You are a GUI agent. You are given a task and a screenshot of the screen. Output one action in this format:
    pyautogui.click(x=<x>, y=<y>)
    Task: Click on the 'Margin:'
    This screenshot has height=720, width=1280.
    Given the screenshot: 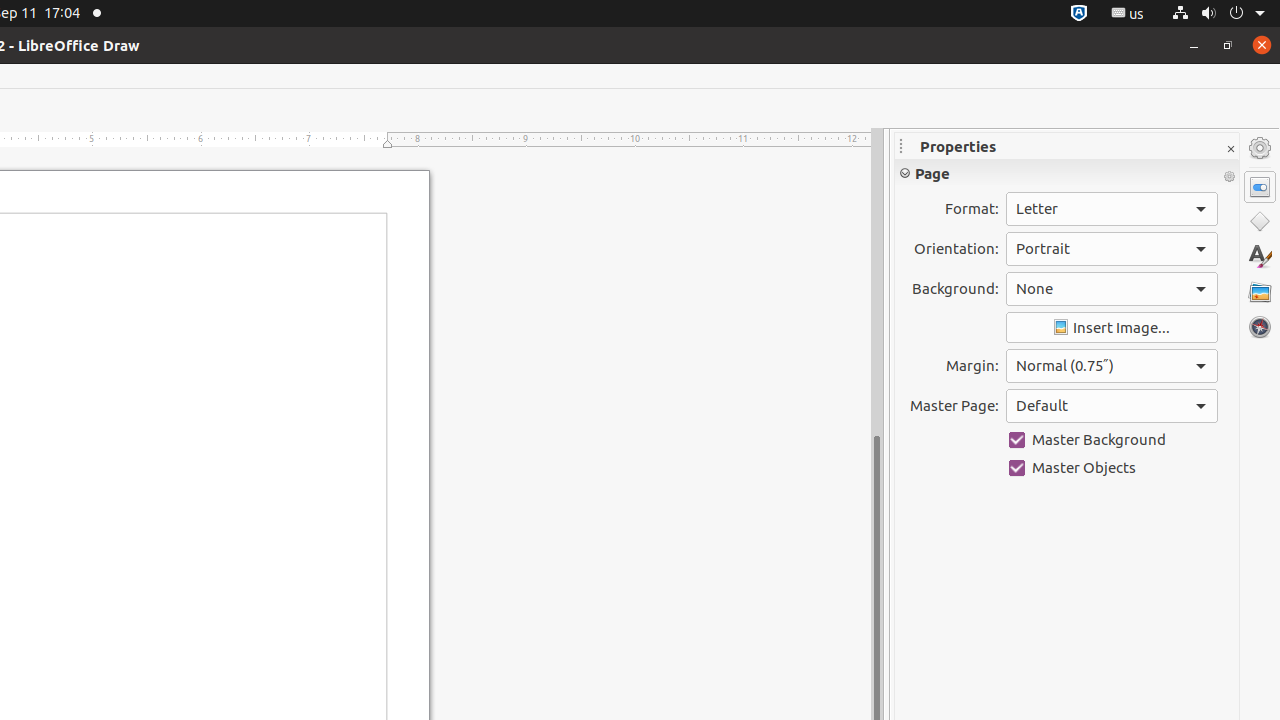 What is the action you would take?
    pyautogui.click(x=1110, y=365)
    